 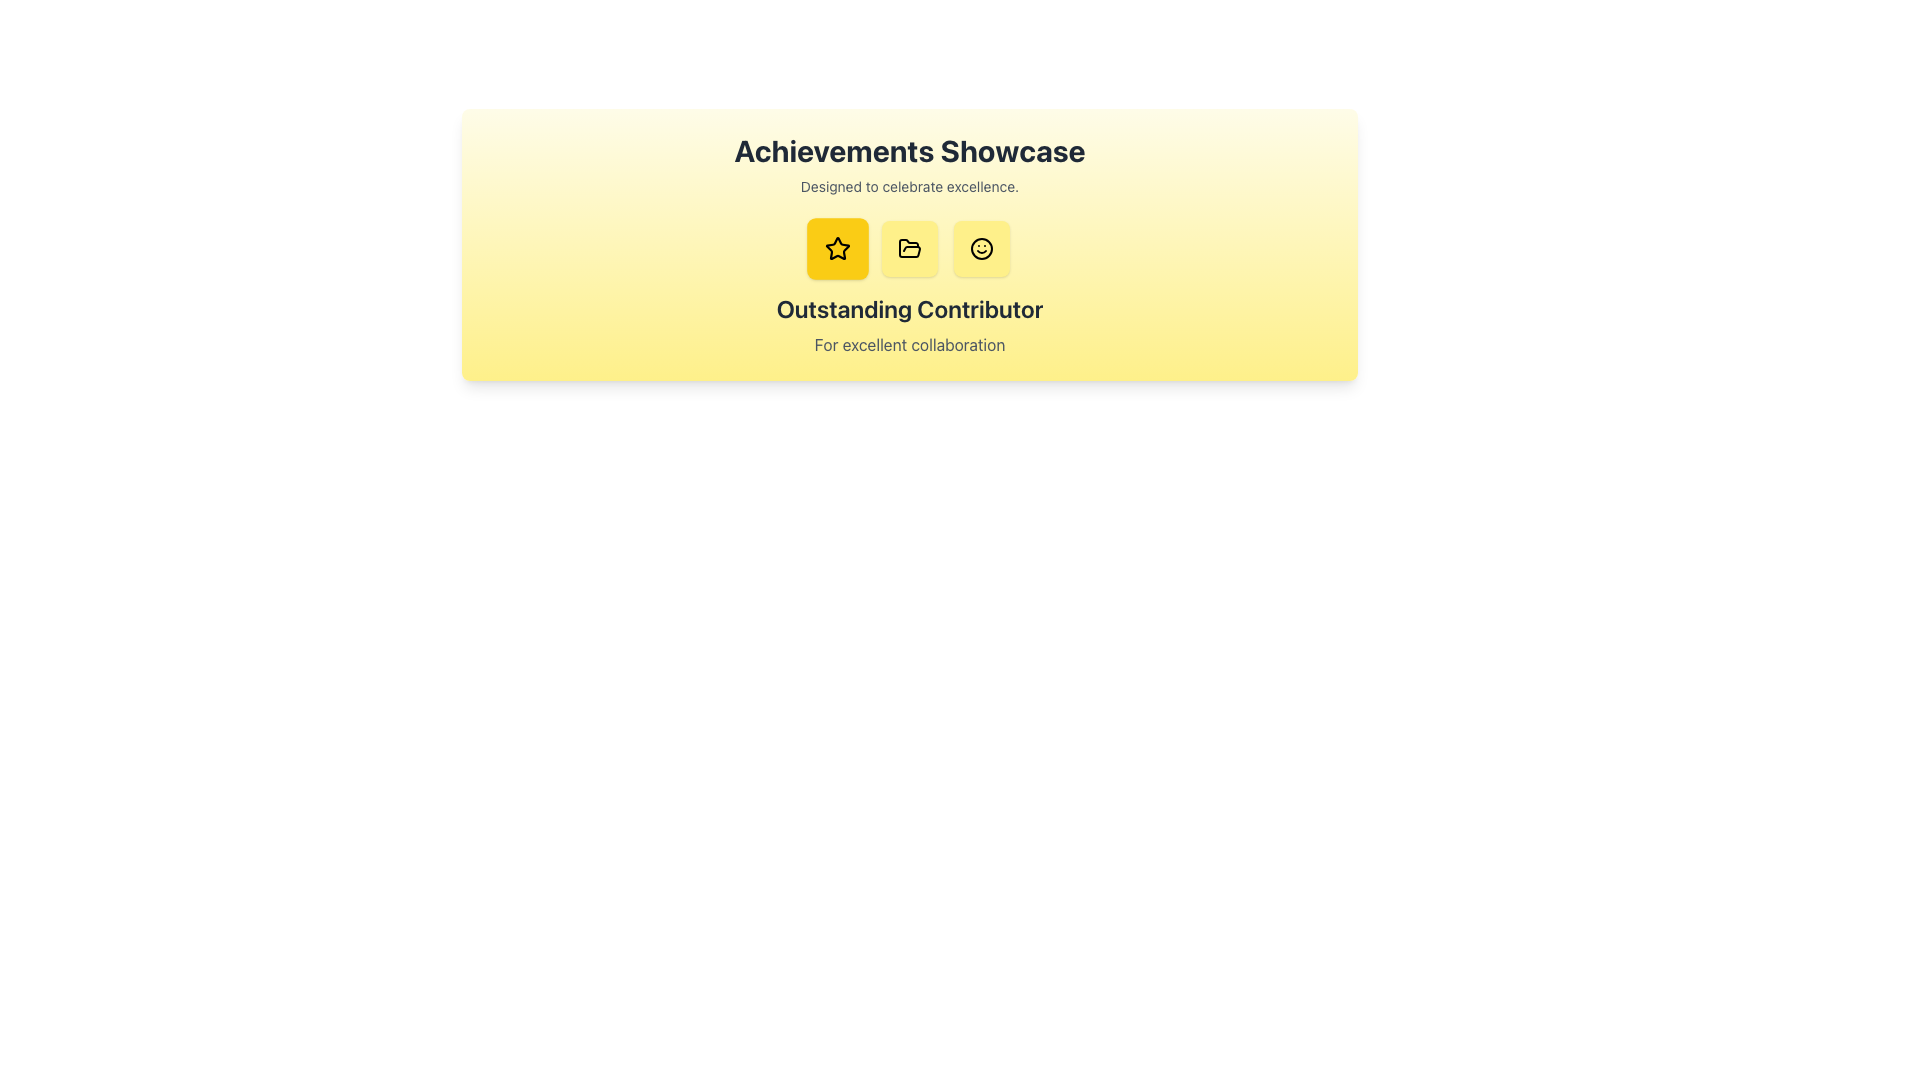 What do you see at coordinates (909, 149) in the screenshot?
I see `the text header that says 'Achievements Showcase', which is styled in a bold, large font and is prominently positioned at the top of the yellow-themed card` at bounding box center [909, 149].